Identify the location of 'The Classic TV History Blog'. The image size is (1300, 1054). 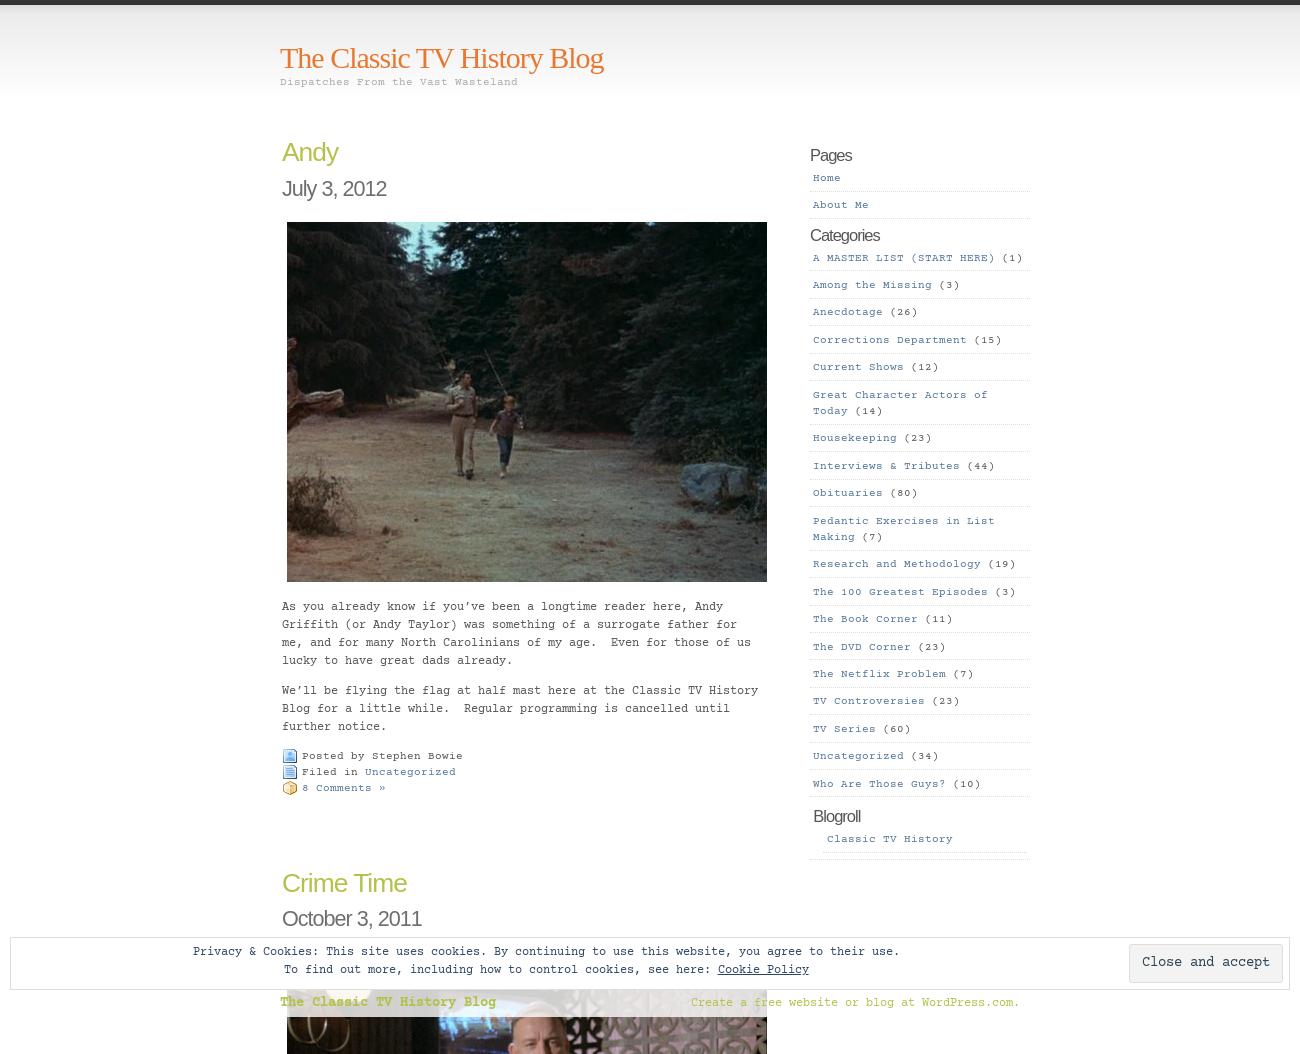
(440, 56).